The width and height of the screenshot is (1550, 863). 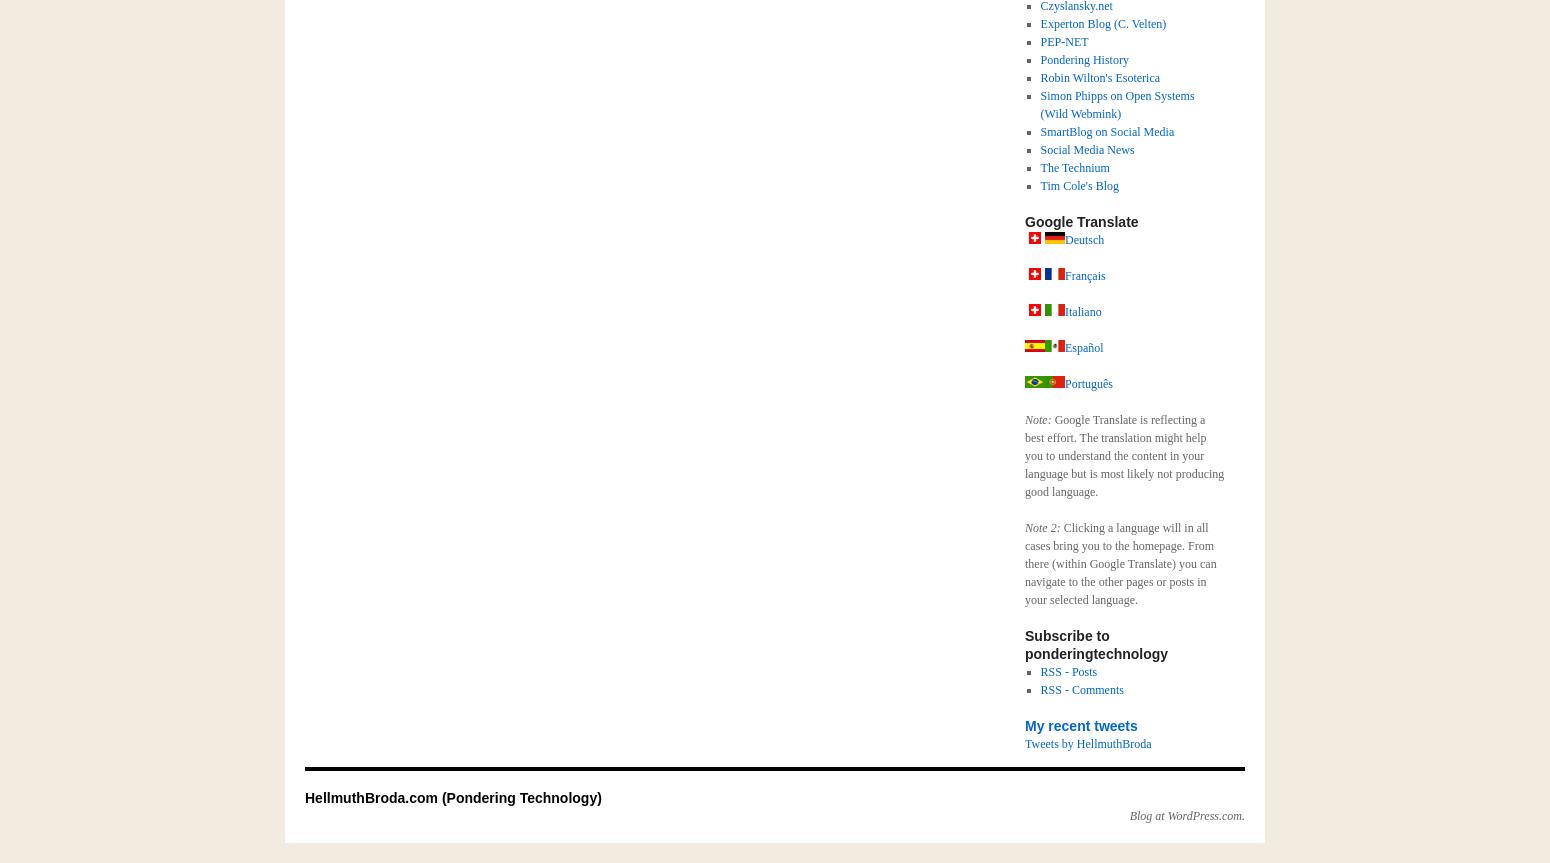 I want to click on 'My recent tweets', so click(x=1080, y=726).